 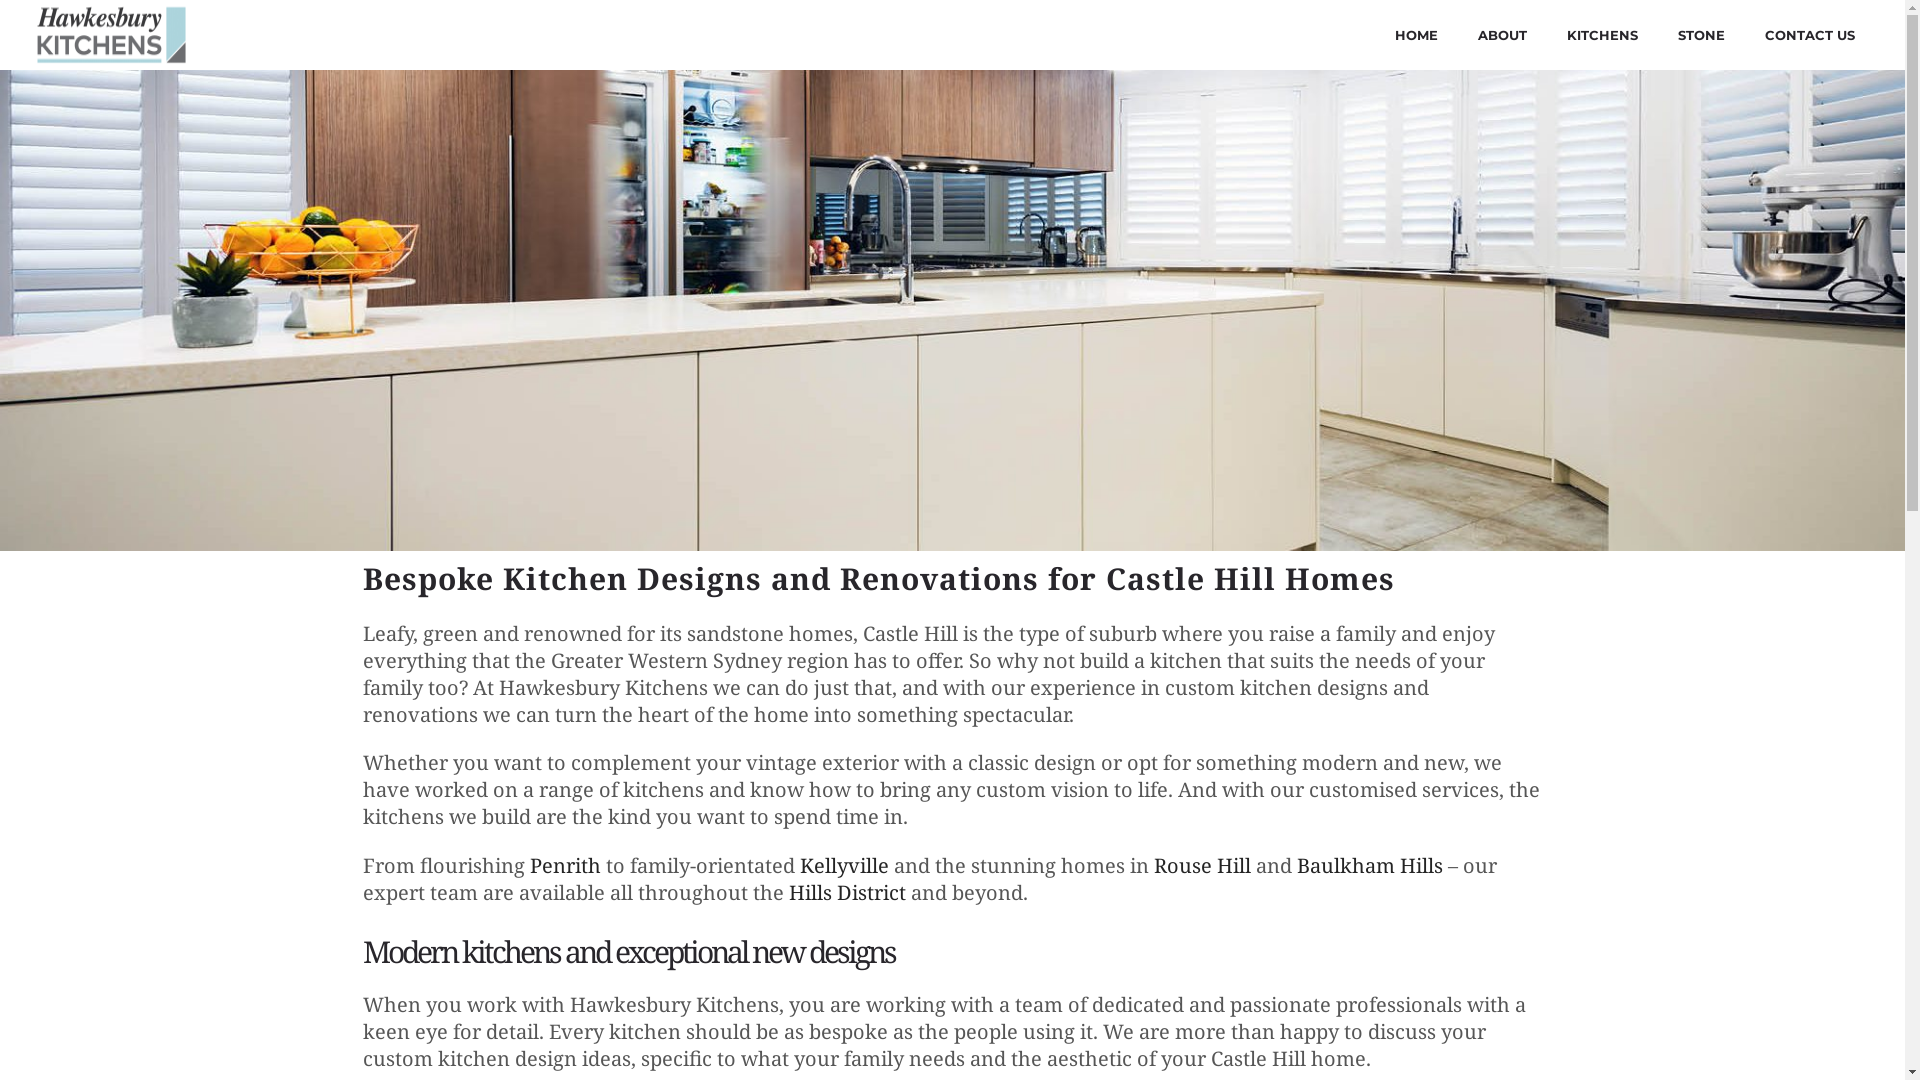 I want to click on 'HOME', so click(x=1415, y=34).